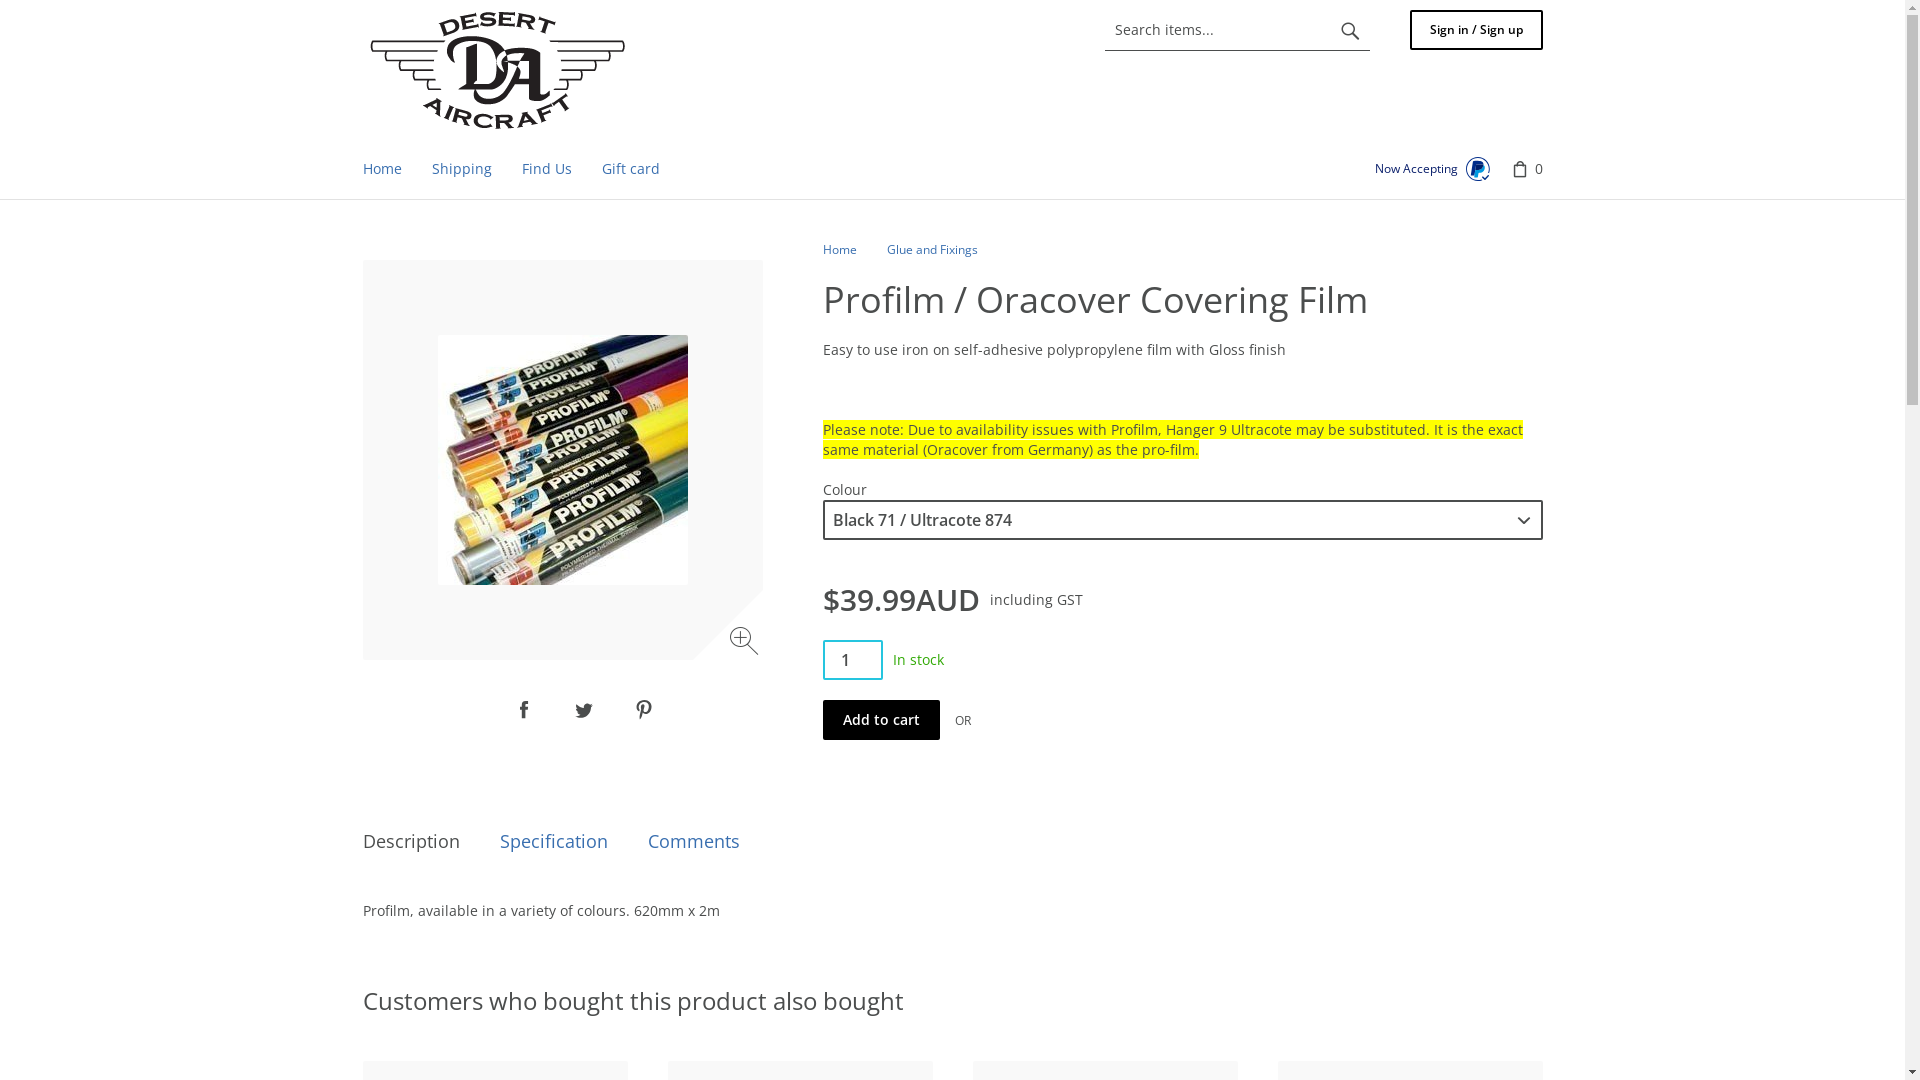 This screenshot has width=1920, height=1080. I want to click on 'Gift card', so click(628, 168).